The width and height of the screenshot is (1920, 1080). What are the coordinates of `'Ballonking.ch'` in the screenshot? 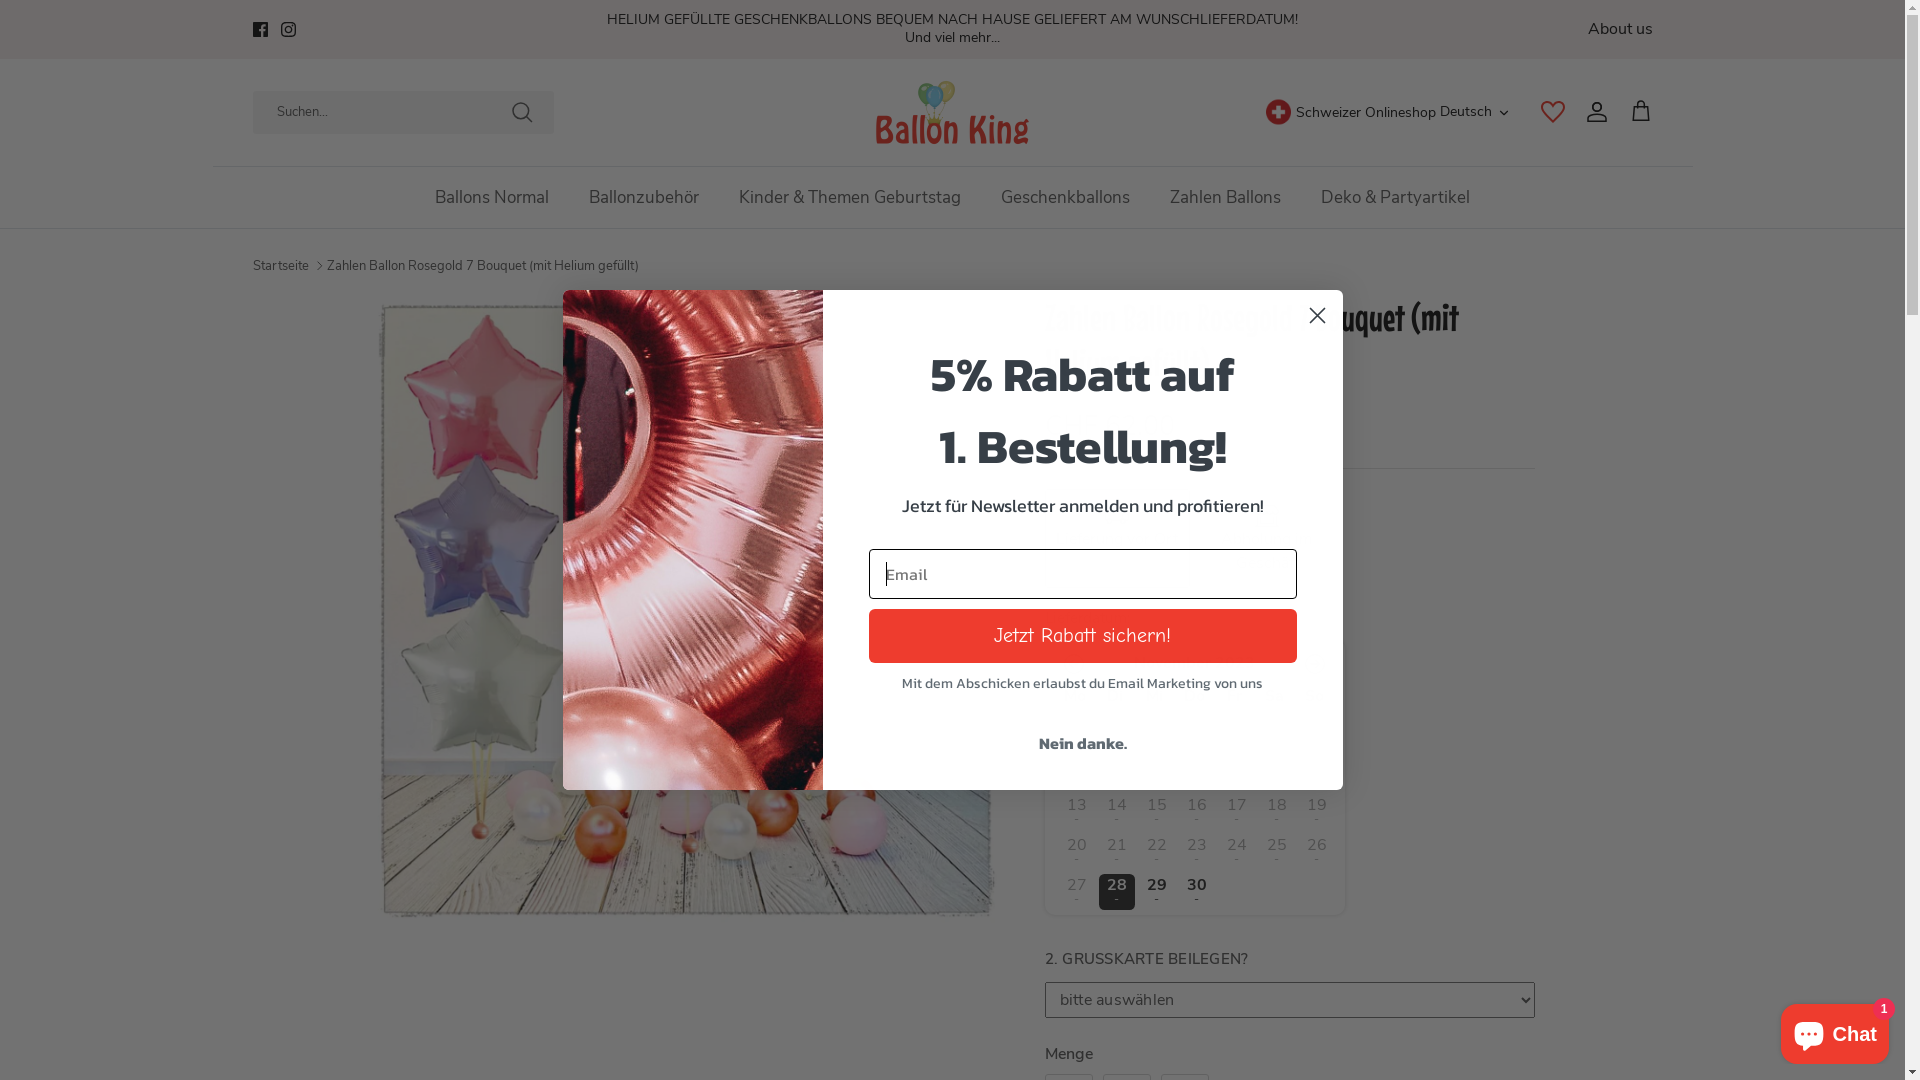 It's located at (951, 112).